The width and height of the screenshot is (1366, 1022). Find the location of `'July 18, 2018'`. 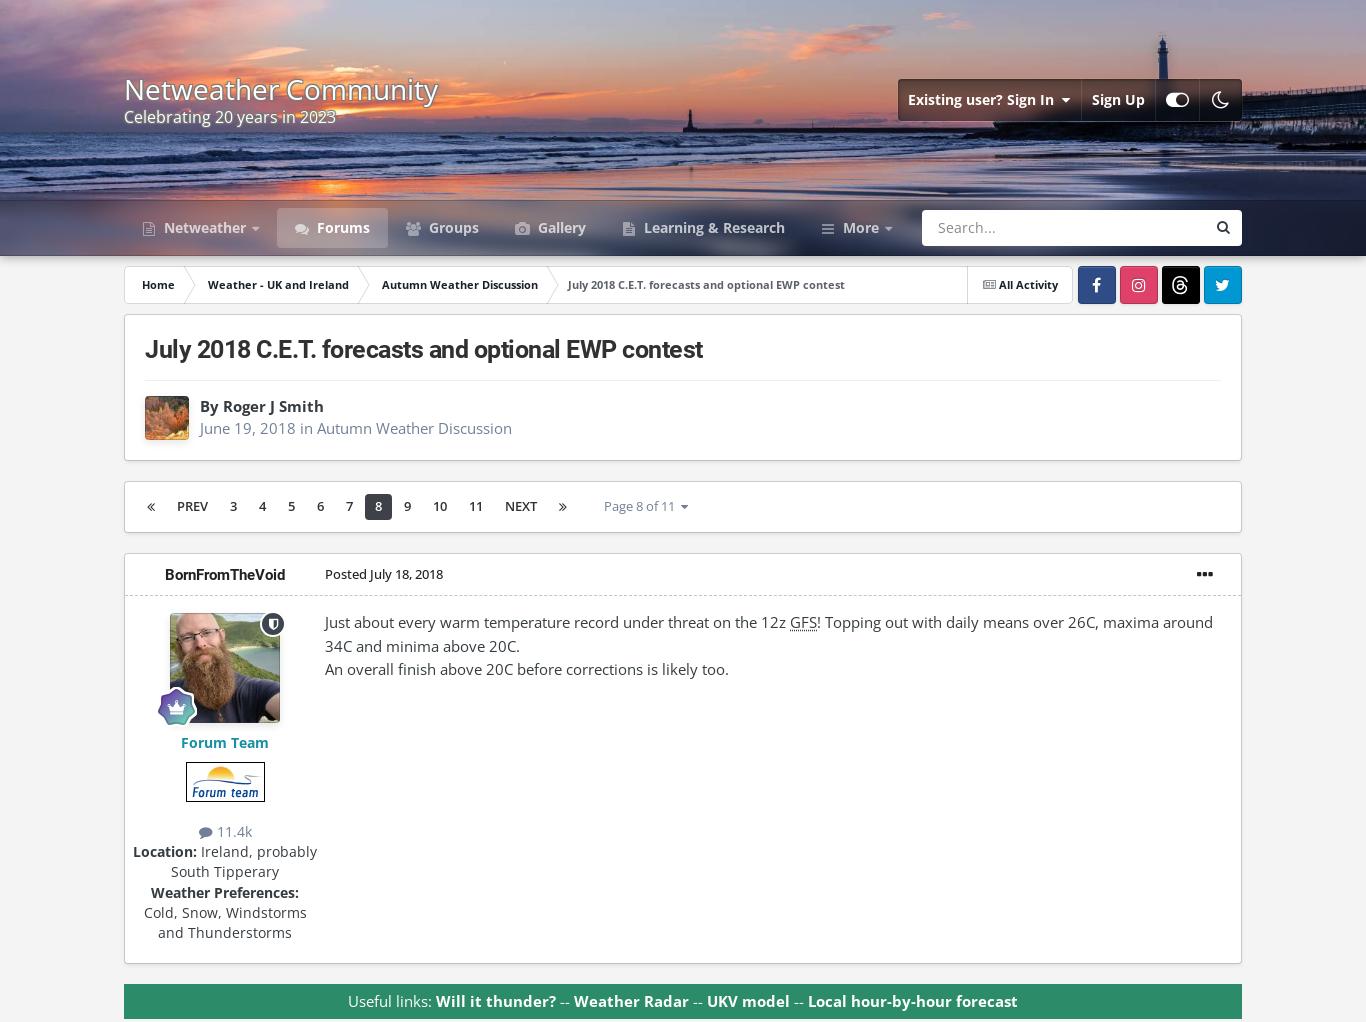

'July 18, 2018' is located at coordinates (369, 574).